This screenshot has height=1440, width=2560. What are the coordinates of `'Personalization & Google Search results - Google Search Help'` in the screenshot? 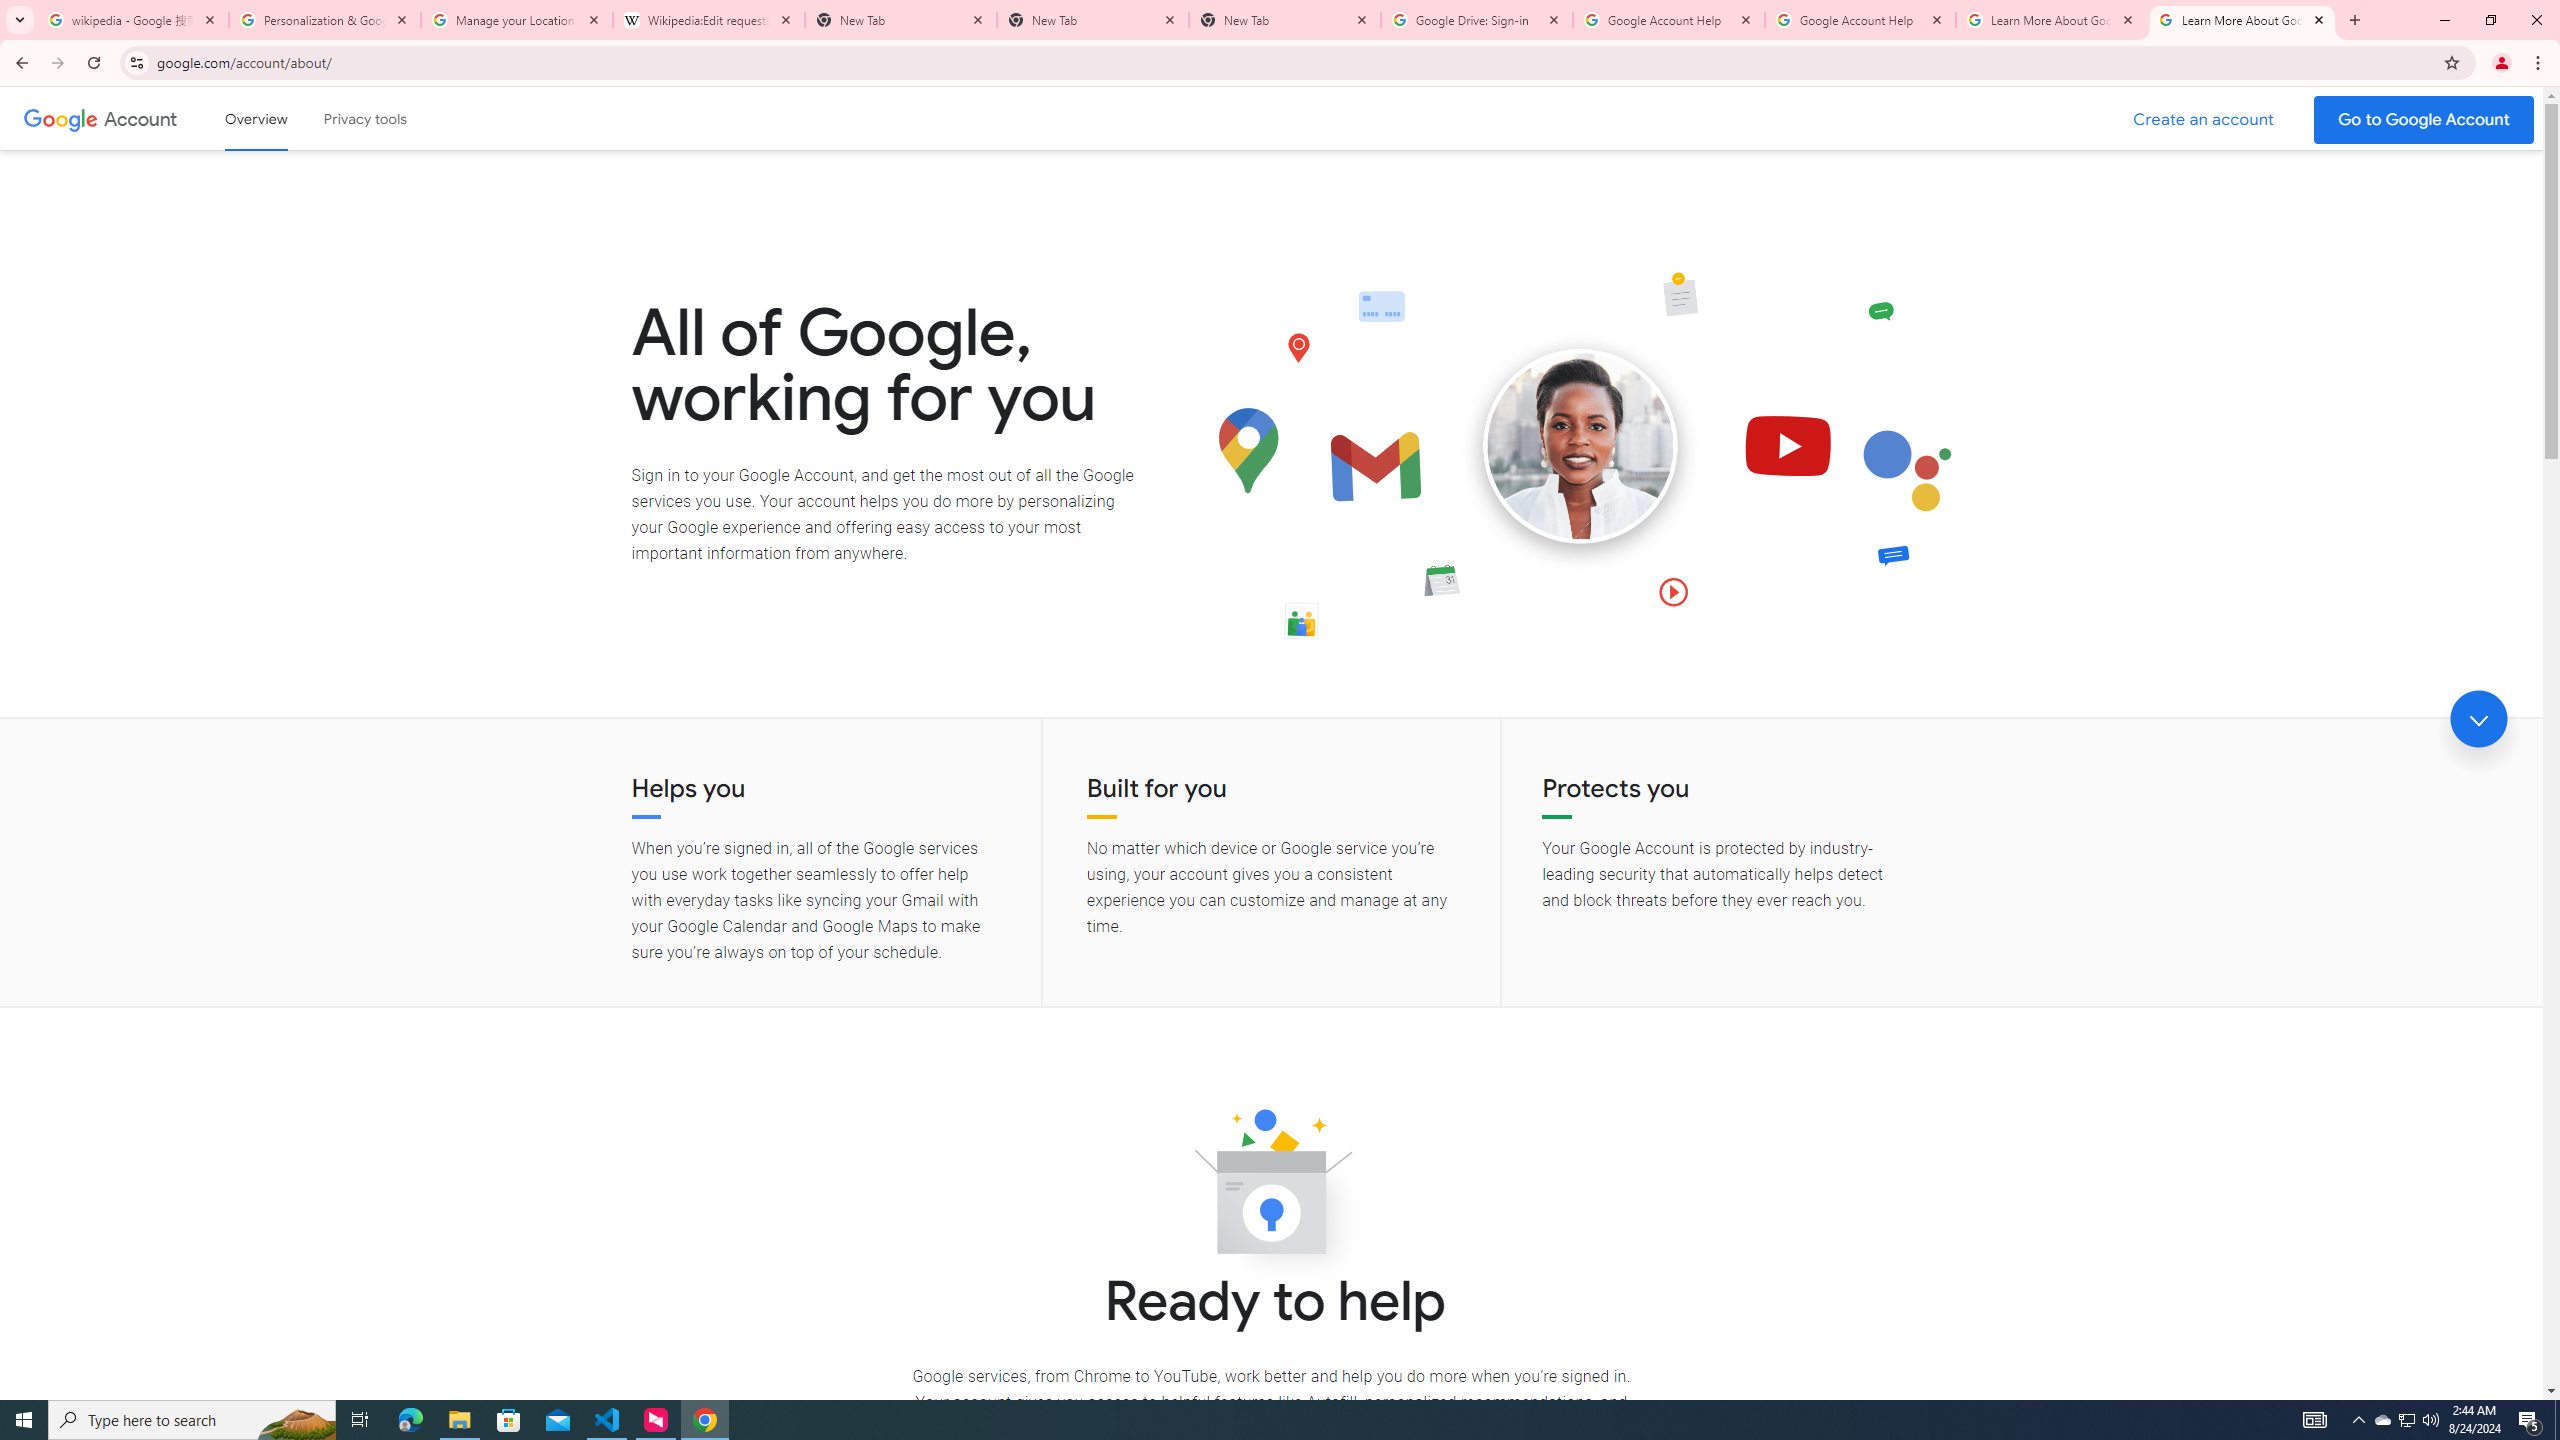 It's located at (325, 19).